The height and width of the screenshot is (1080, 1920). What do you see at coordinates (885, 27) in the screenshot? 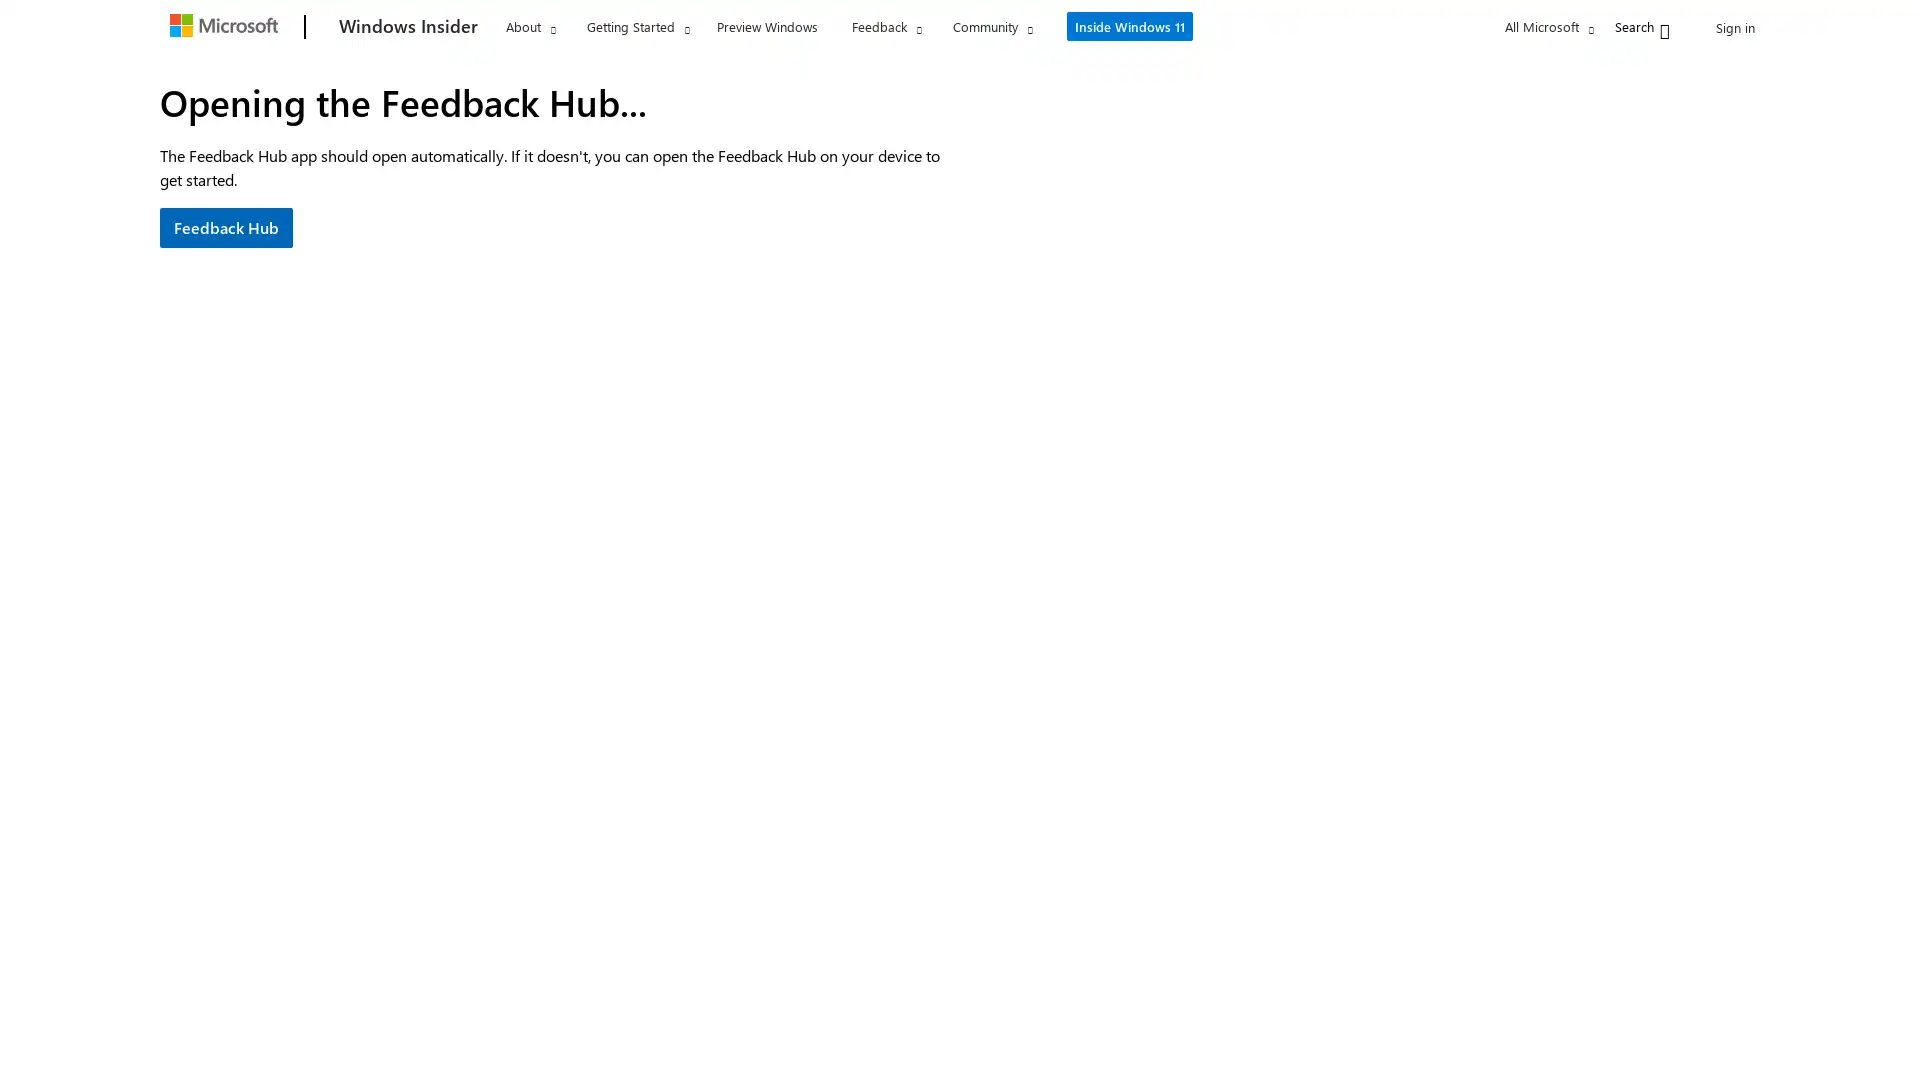
I see `Feedback` at bounding box center [885, 27].